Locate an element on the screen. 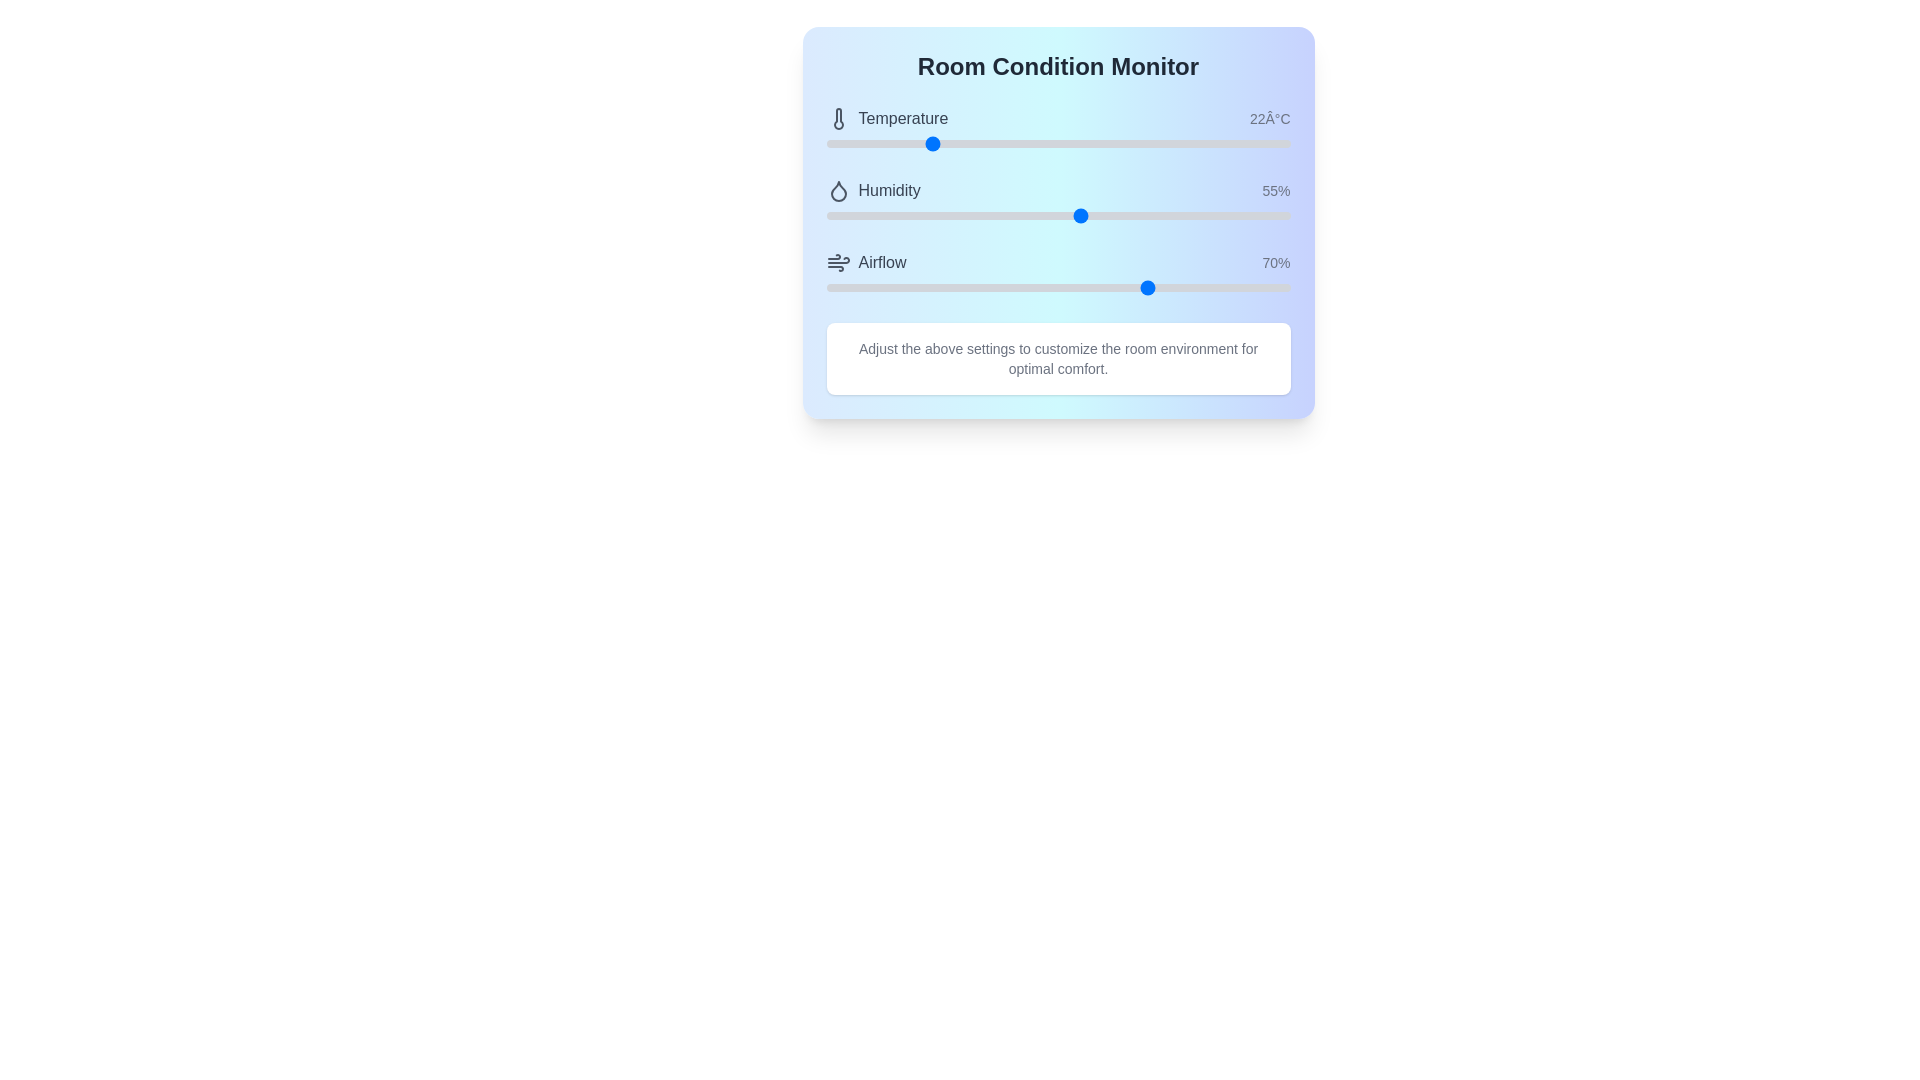  the humidity level is located at coordinates (863, 216).